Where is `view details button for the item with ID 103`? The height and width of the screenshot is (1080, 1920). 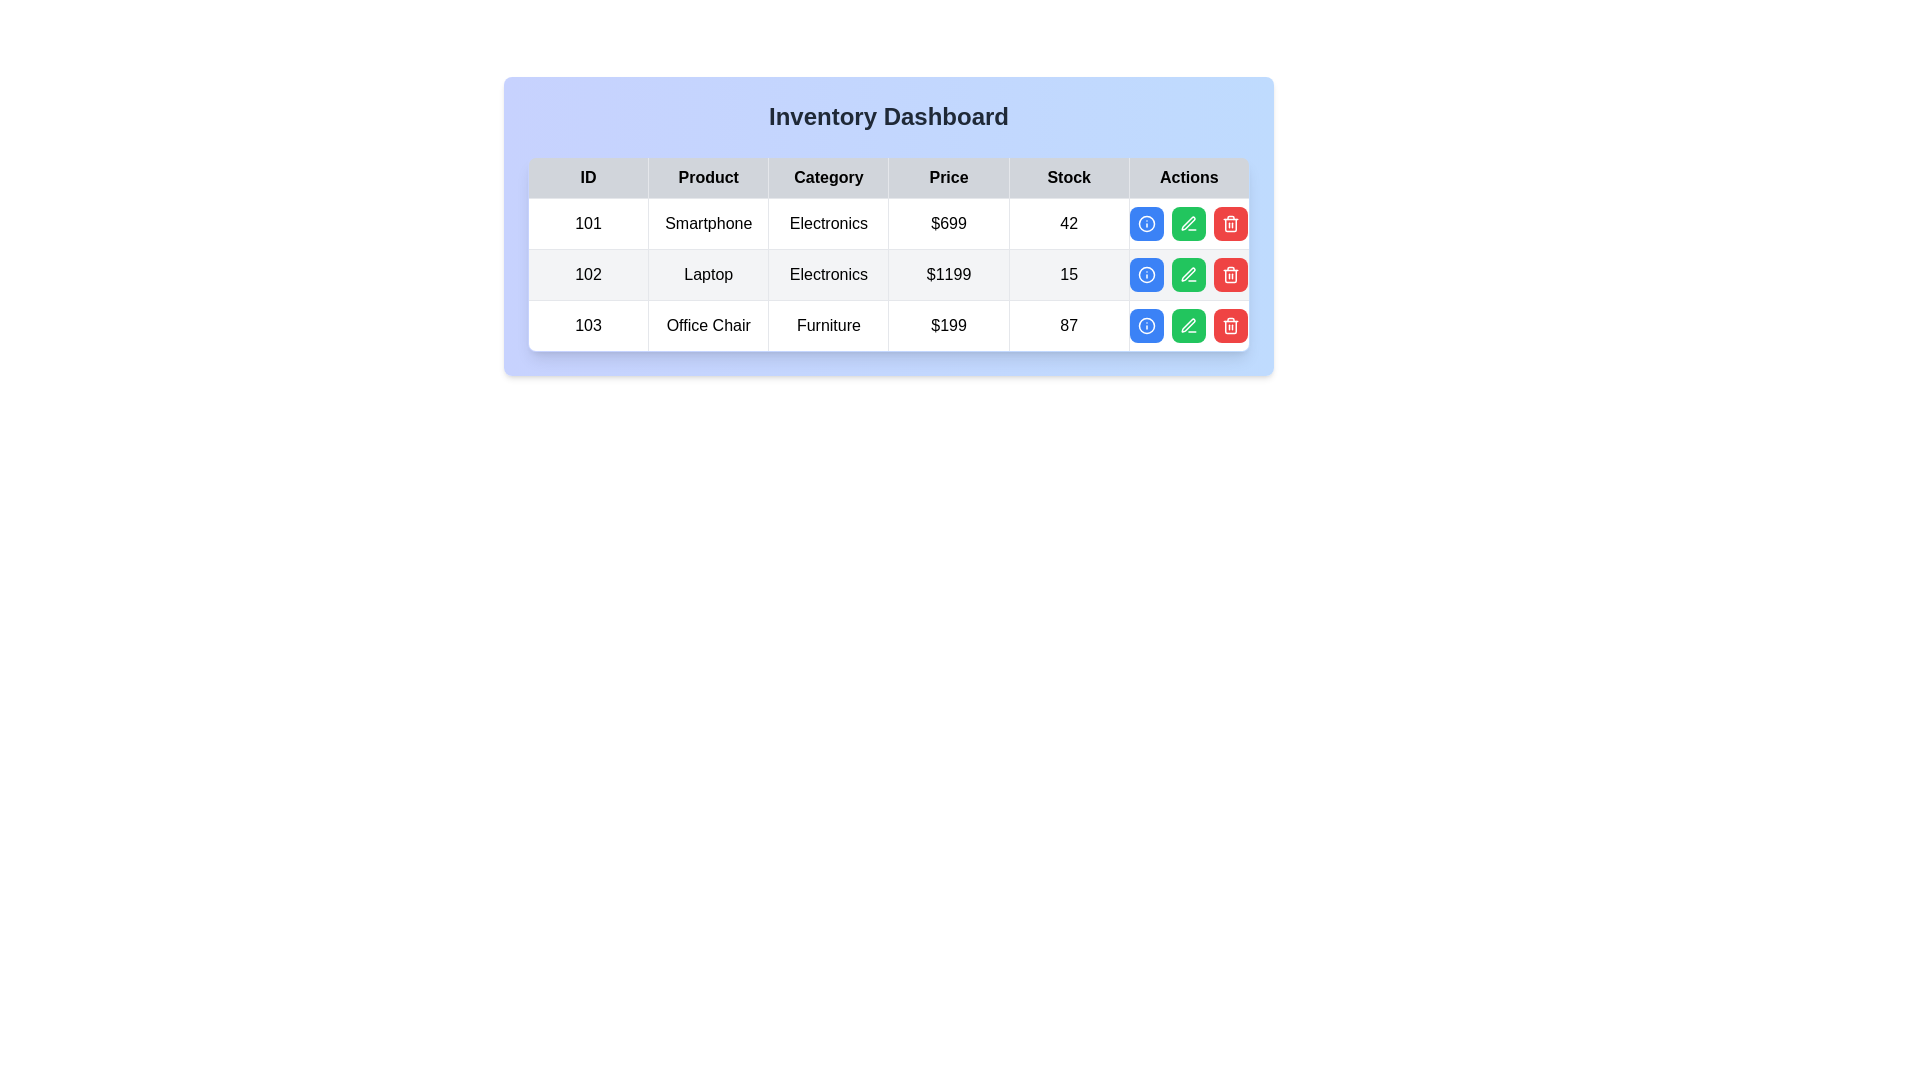
view details button for the item with ID 103 is located at coordinates (1147, 325).